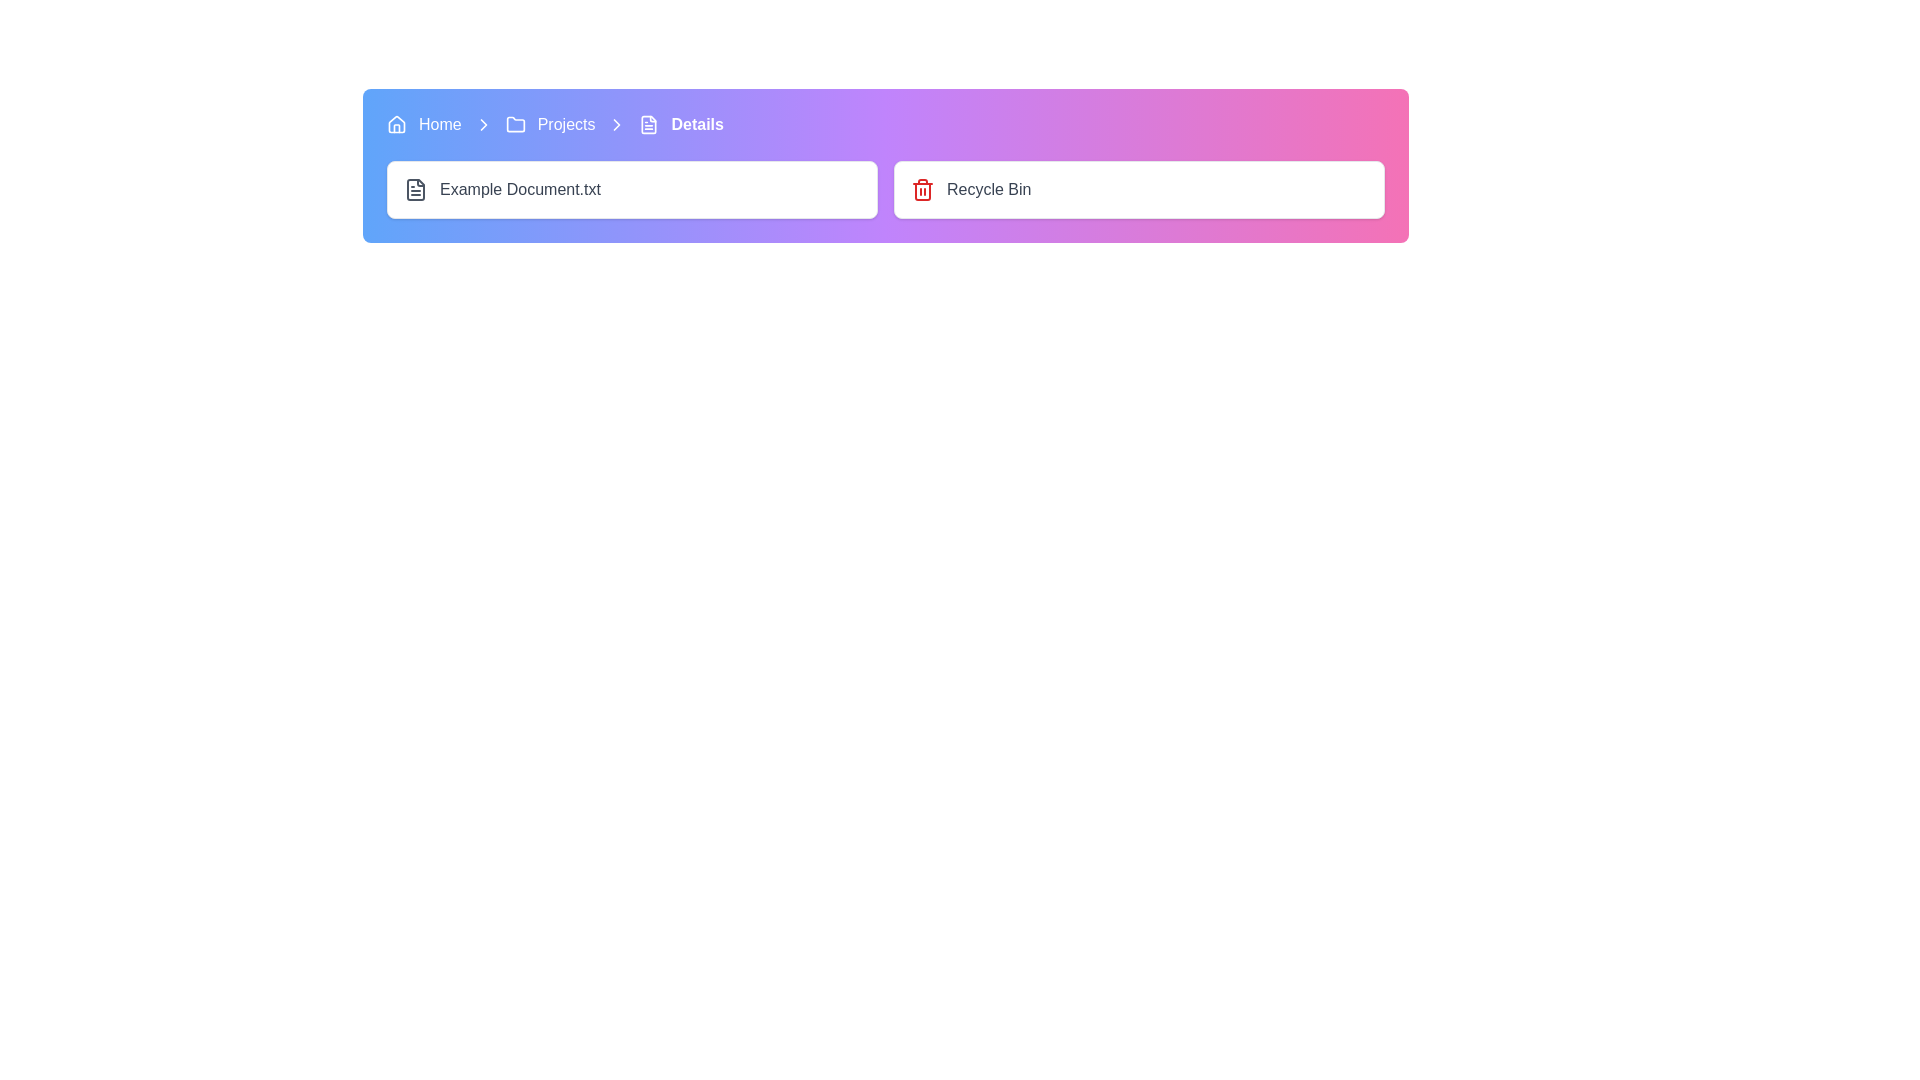 The image size is (1920, 1080). What do you see at coordinates (565, 124) in the screenshot?
I see `the second text label in the breadcrumb navigation sequence, positioned between 'Home' and 'Details'` at bounding box center [565, 124].